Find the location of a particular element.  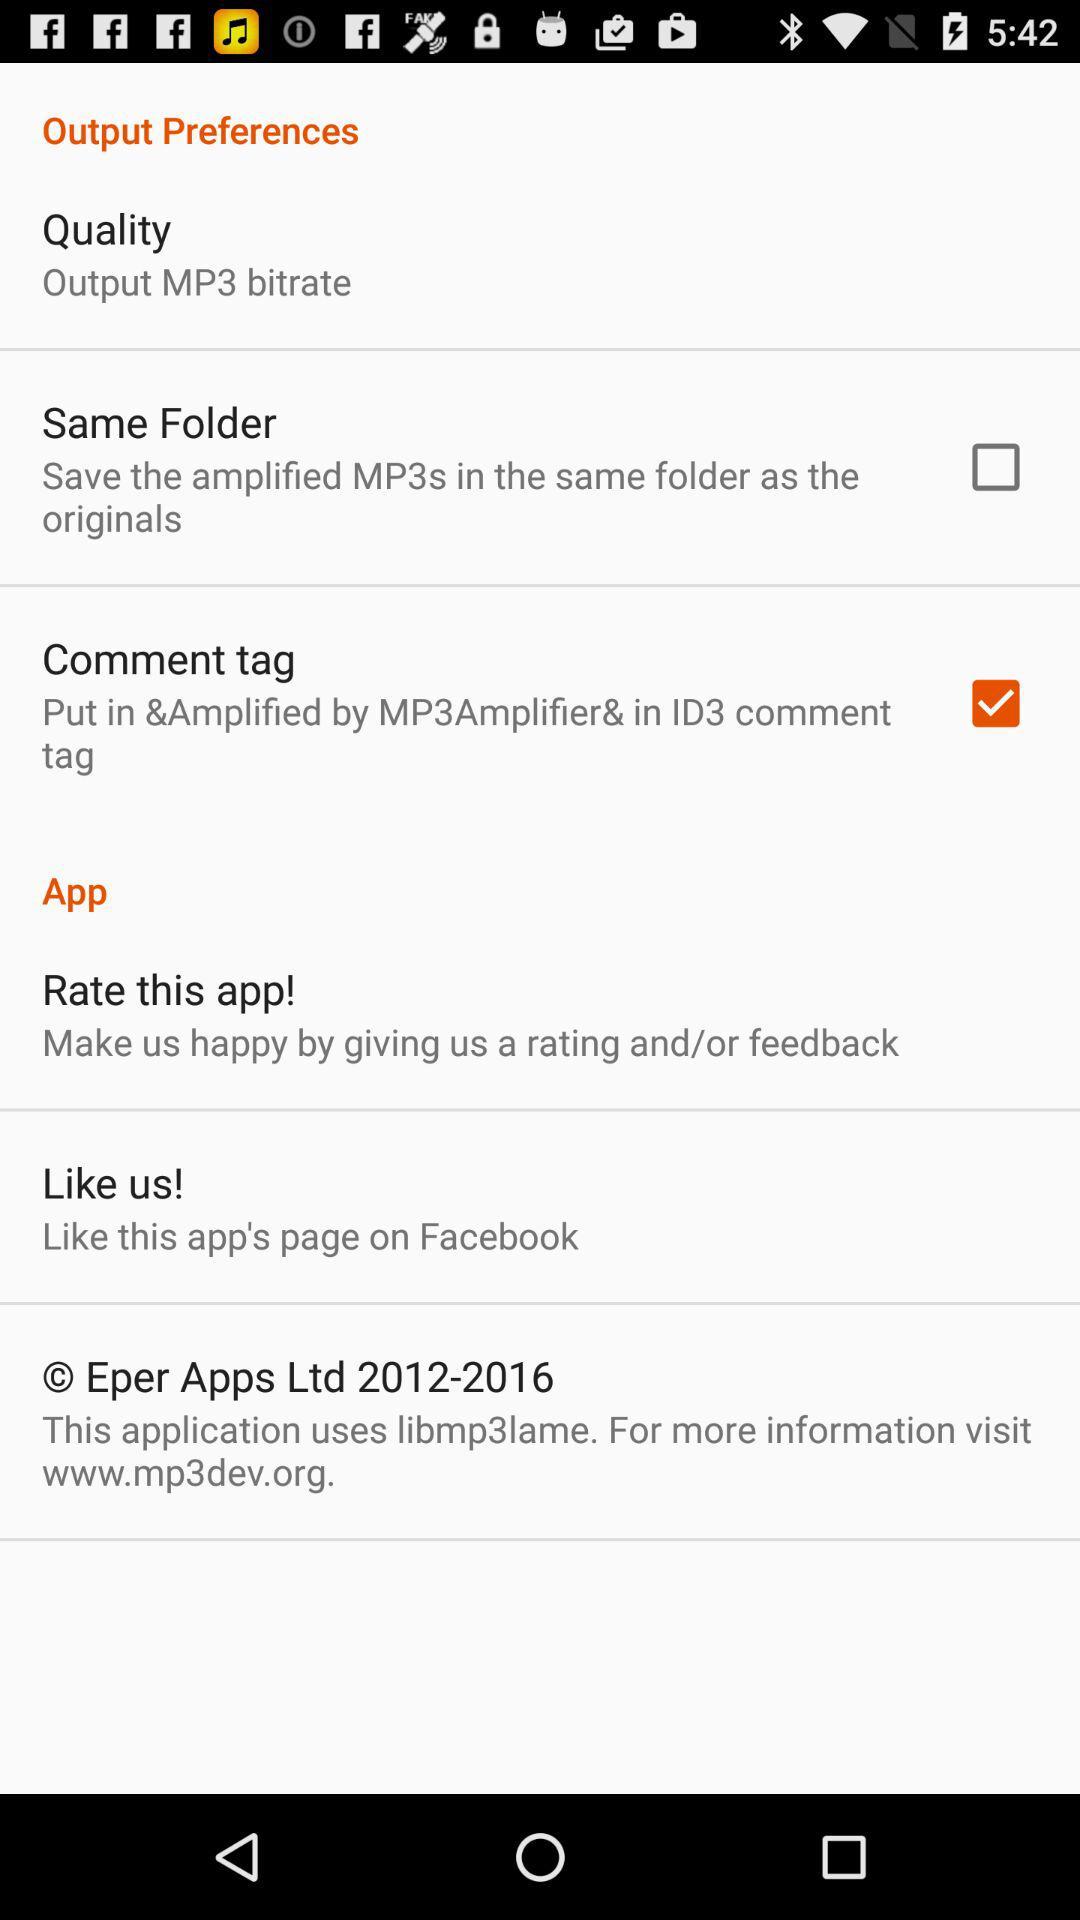

the icon above the this application uses icon is located at coordinates (298, 1374).